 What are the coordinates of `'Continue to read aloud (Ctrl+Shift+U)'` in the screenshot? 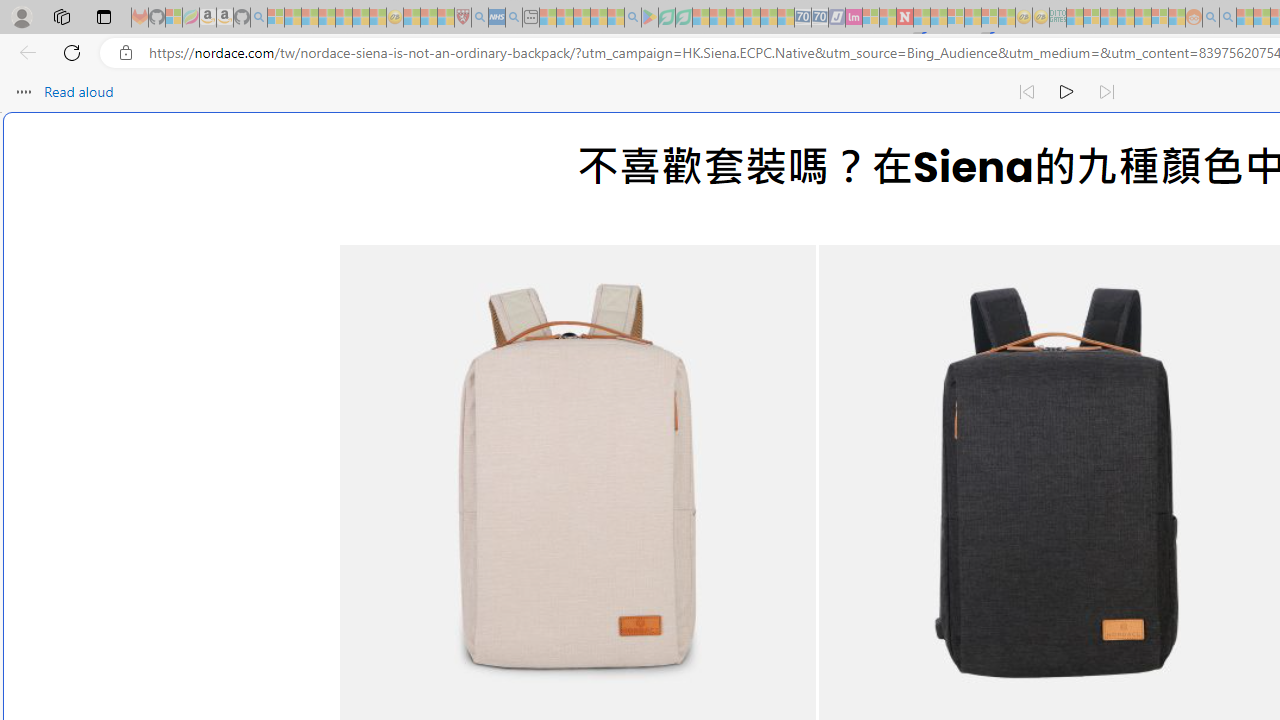 It's located at (1065, 92).